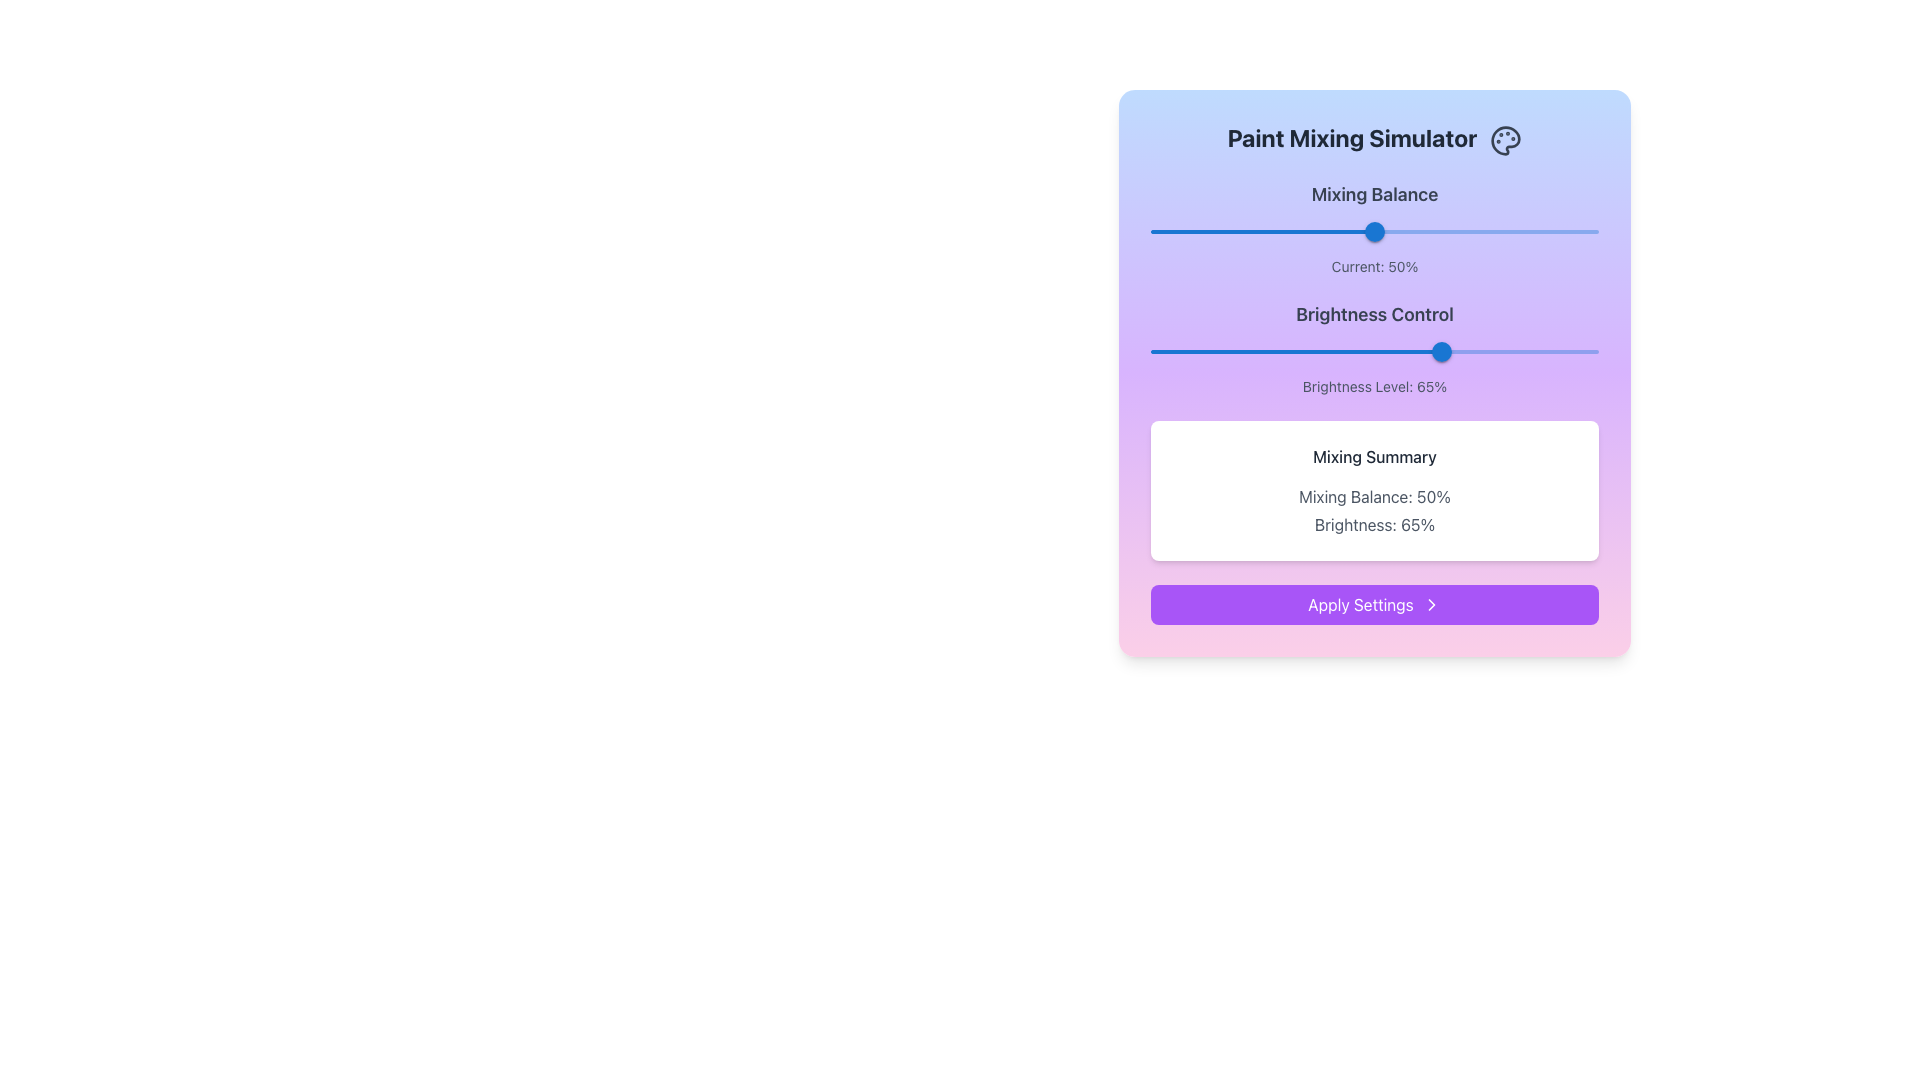 Image resolution: width=1920 pixels, height=1080 pixels. Describe the element at coordinates (1373, 370) in the screenshot. I see `the 'Brightness Control' slider` at that location.